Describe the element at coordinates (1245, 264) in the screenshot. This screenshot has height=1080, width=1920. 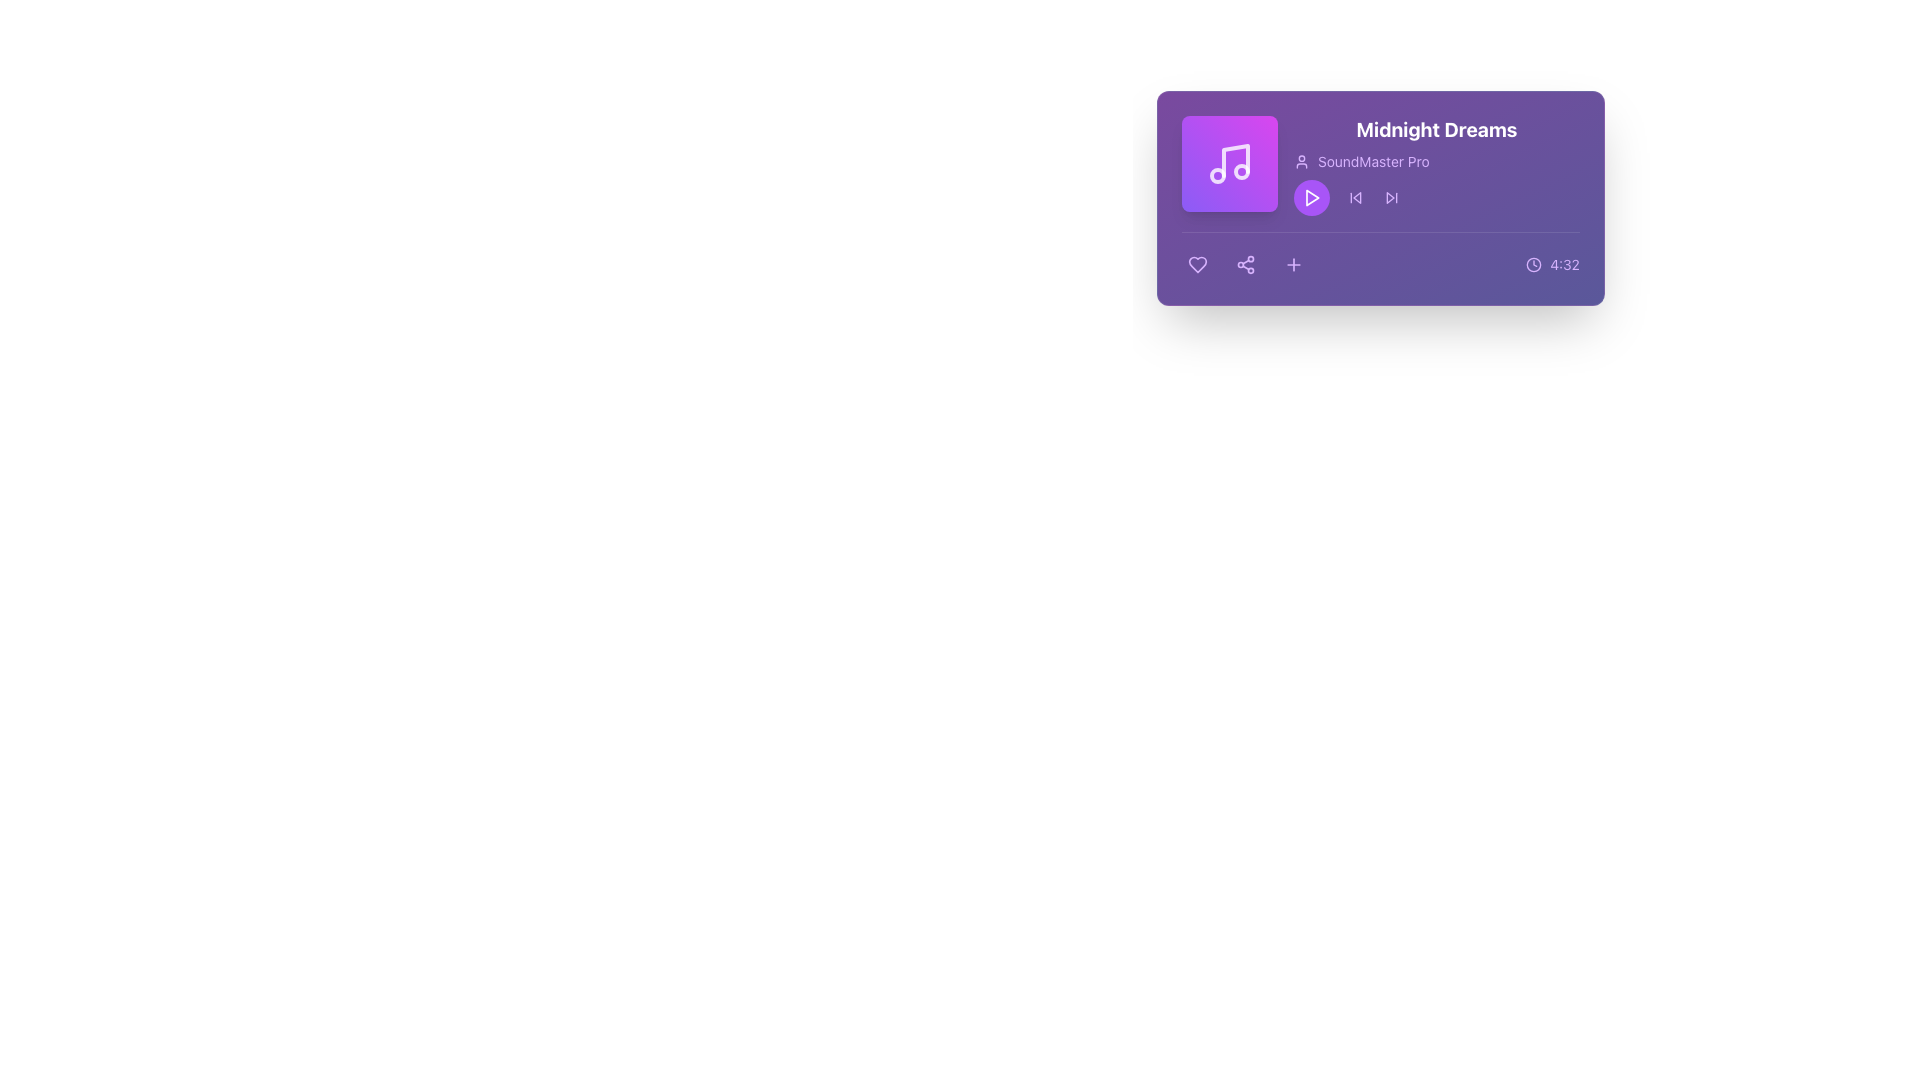
I see `the sharing icon located in the middle of the bottom row of interactive icons on a card layout with a purple background to initiate the sharing functionality` at that location.